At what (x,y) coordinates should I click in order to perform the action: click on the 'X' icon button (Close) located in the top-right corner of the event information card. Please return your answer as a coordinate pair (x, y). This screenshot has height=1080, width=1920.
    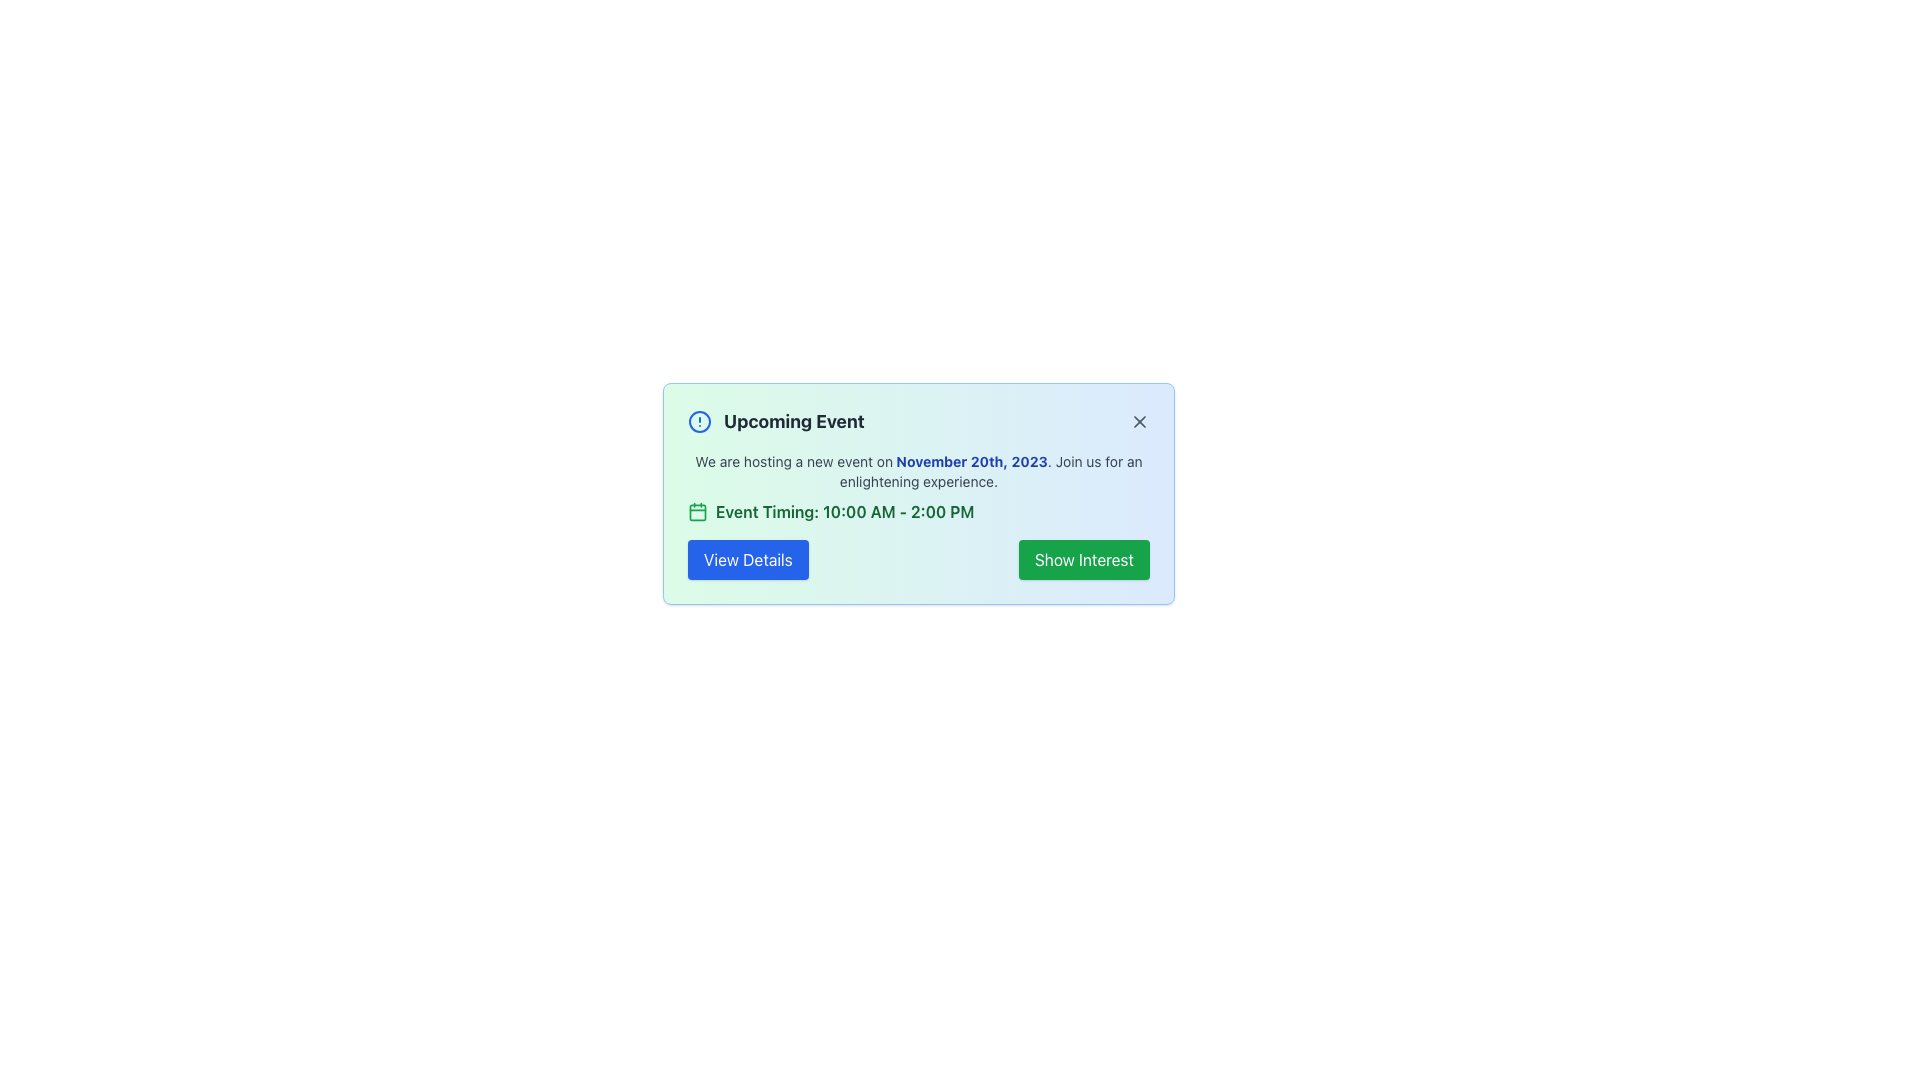
    Looking at the image, I should click on (1140, 420).